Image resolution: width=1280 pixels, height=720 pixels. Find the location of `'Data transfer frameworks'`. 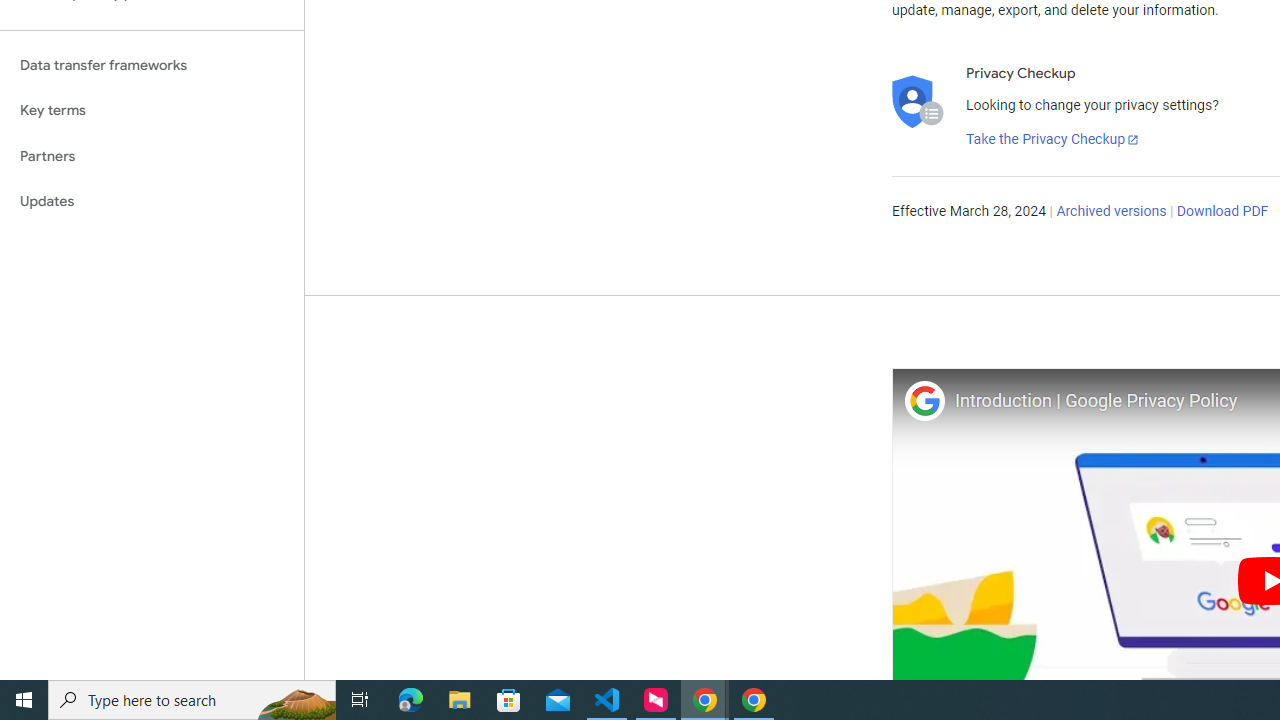

'Data transfer frameworks' is located at coordinates (151, 64).